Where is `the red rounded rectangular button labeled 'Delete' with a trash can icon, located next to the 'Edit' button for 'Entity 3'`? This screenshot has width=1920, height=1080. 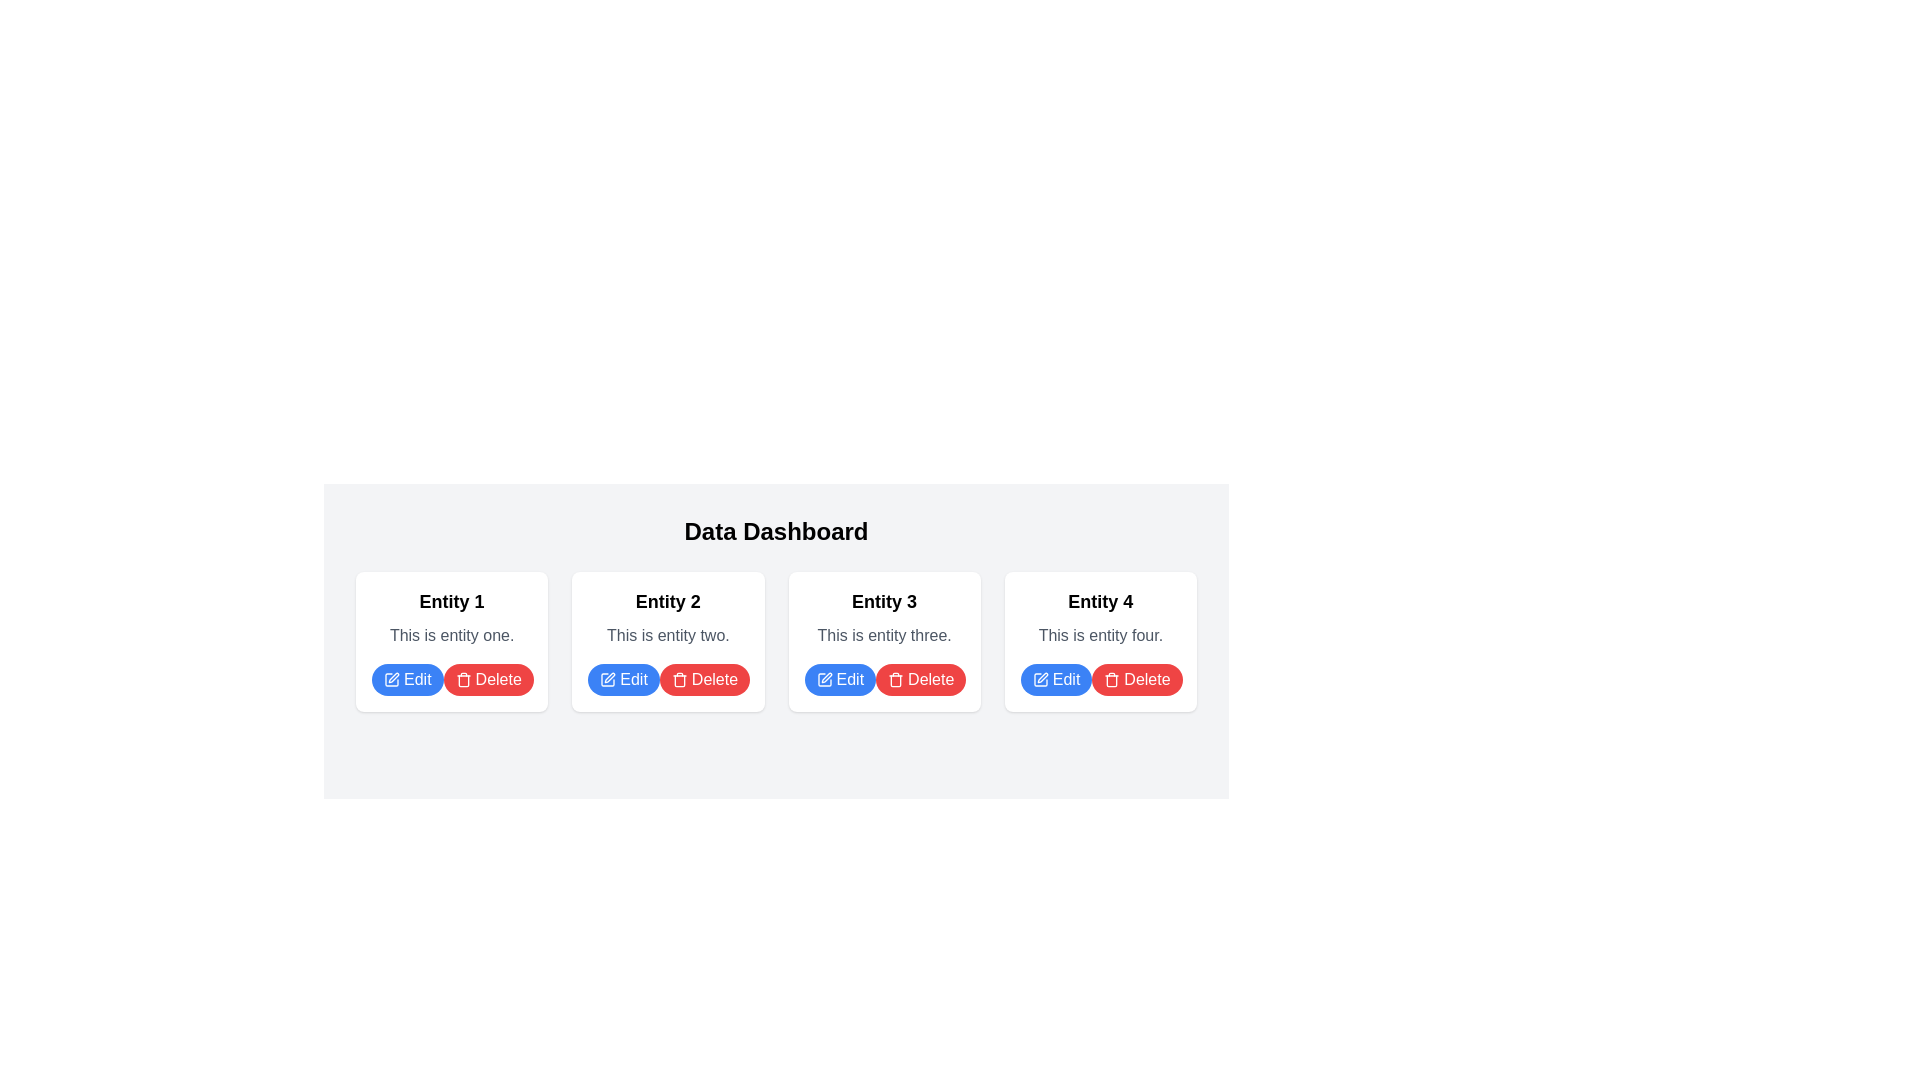
the red rounded rectangular button labeled 'Delete' with a trash can icon, located next to the 'Edit' button for 'Entity 3' is located at coordinates (920, 678).